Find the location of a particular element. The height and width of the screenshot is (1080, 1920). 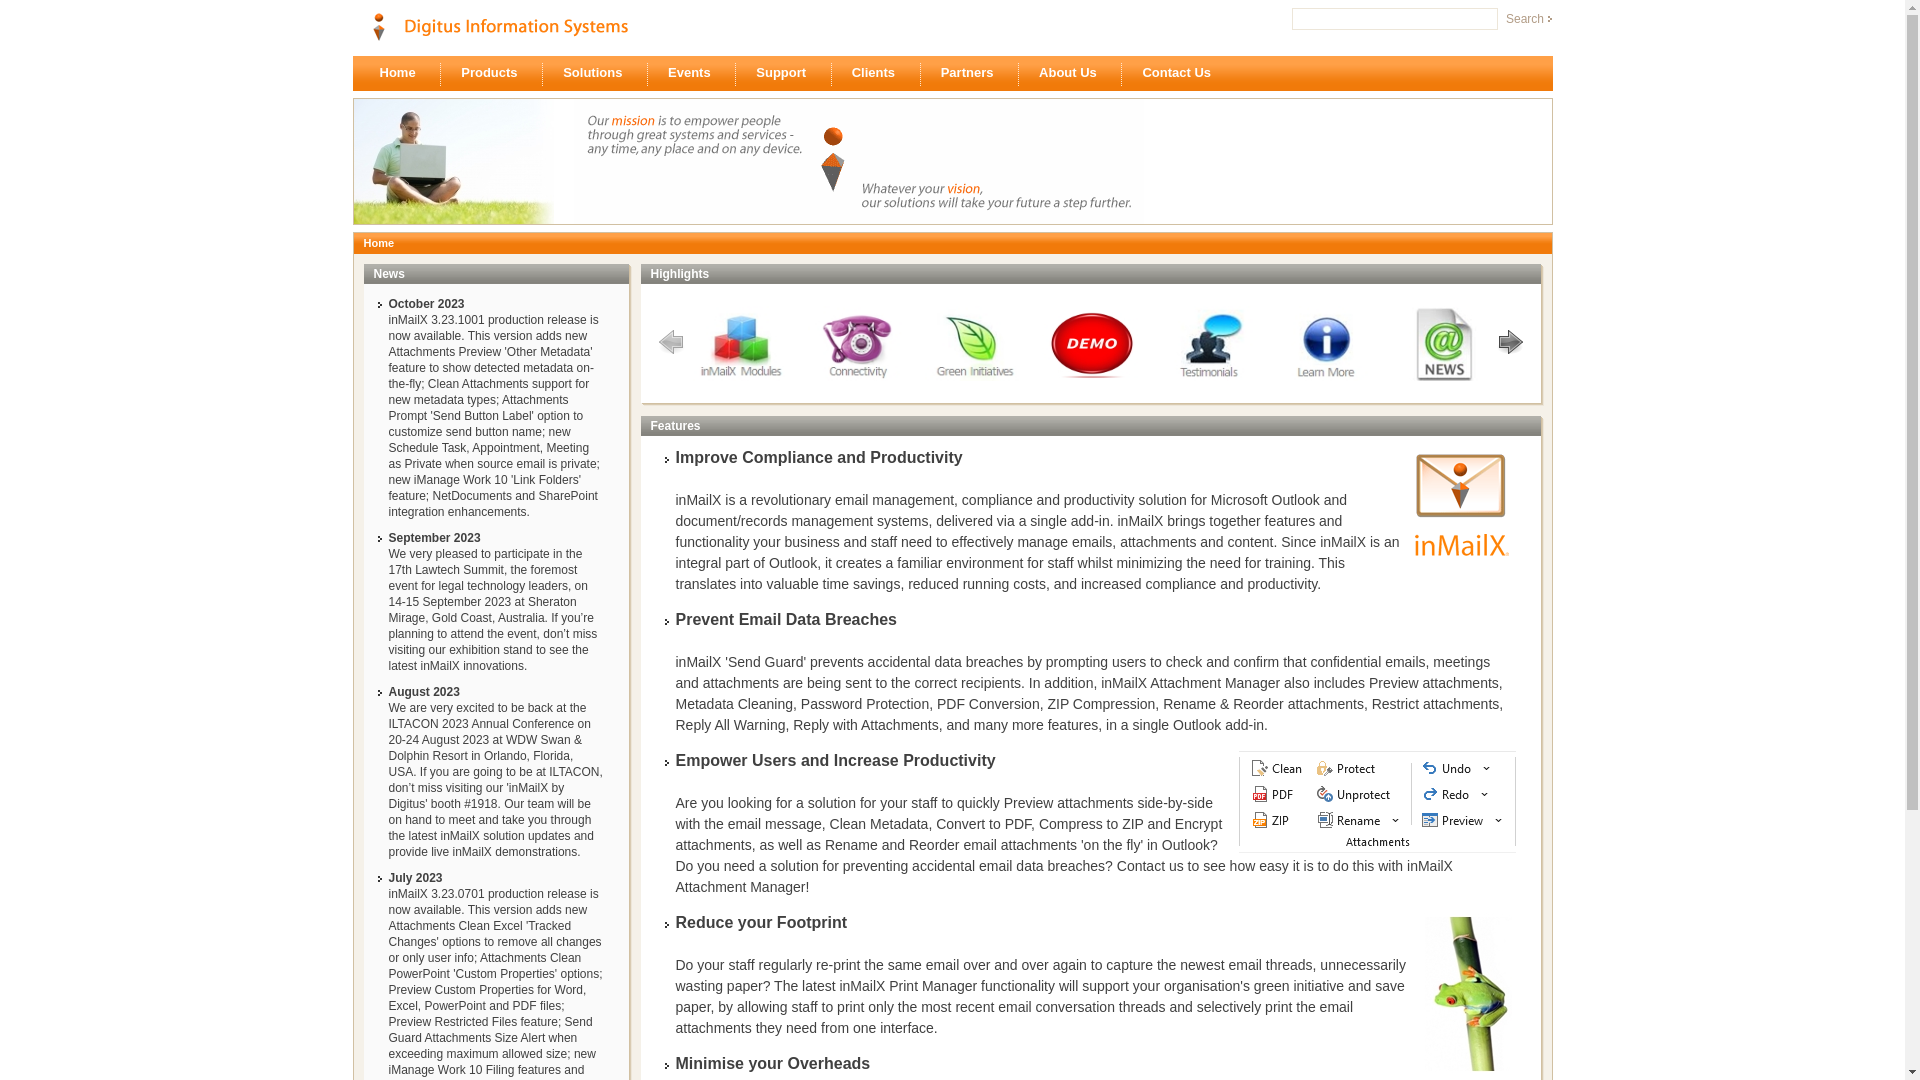

'Contact Us' is located at coordinates (1181, 72).